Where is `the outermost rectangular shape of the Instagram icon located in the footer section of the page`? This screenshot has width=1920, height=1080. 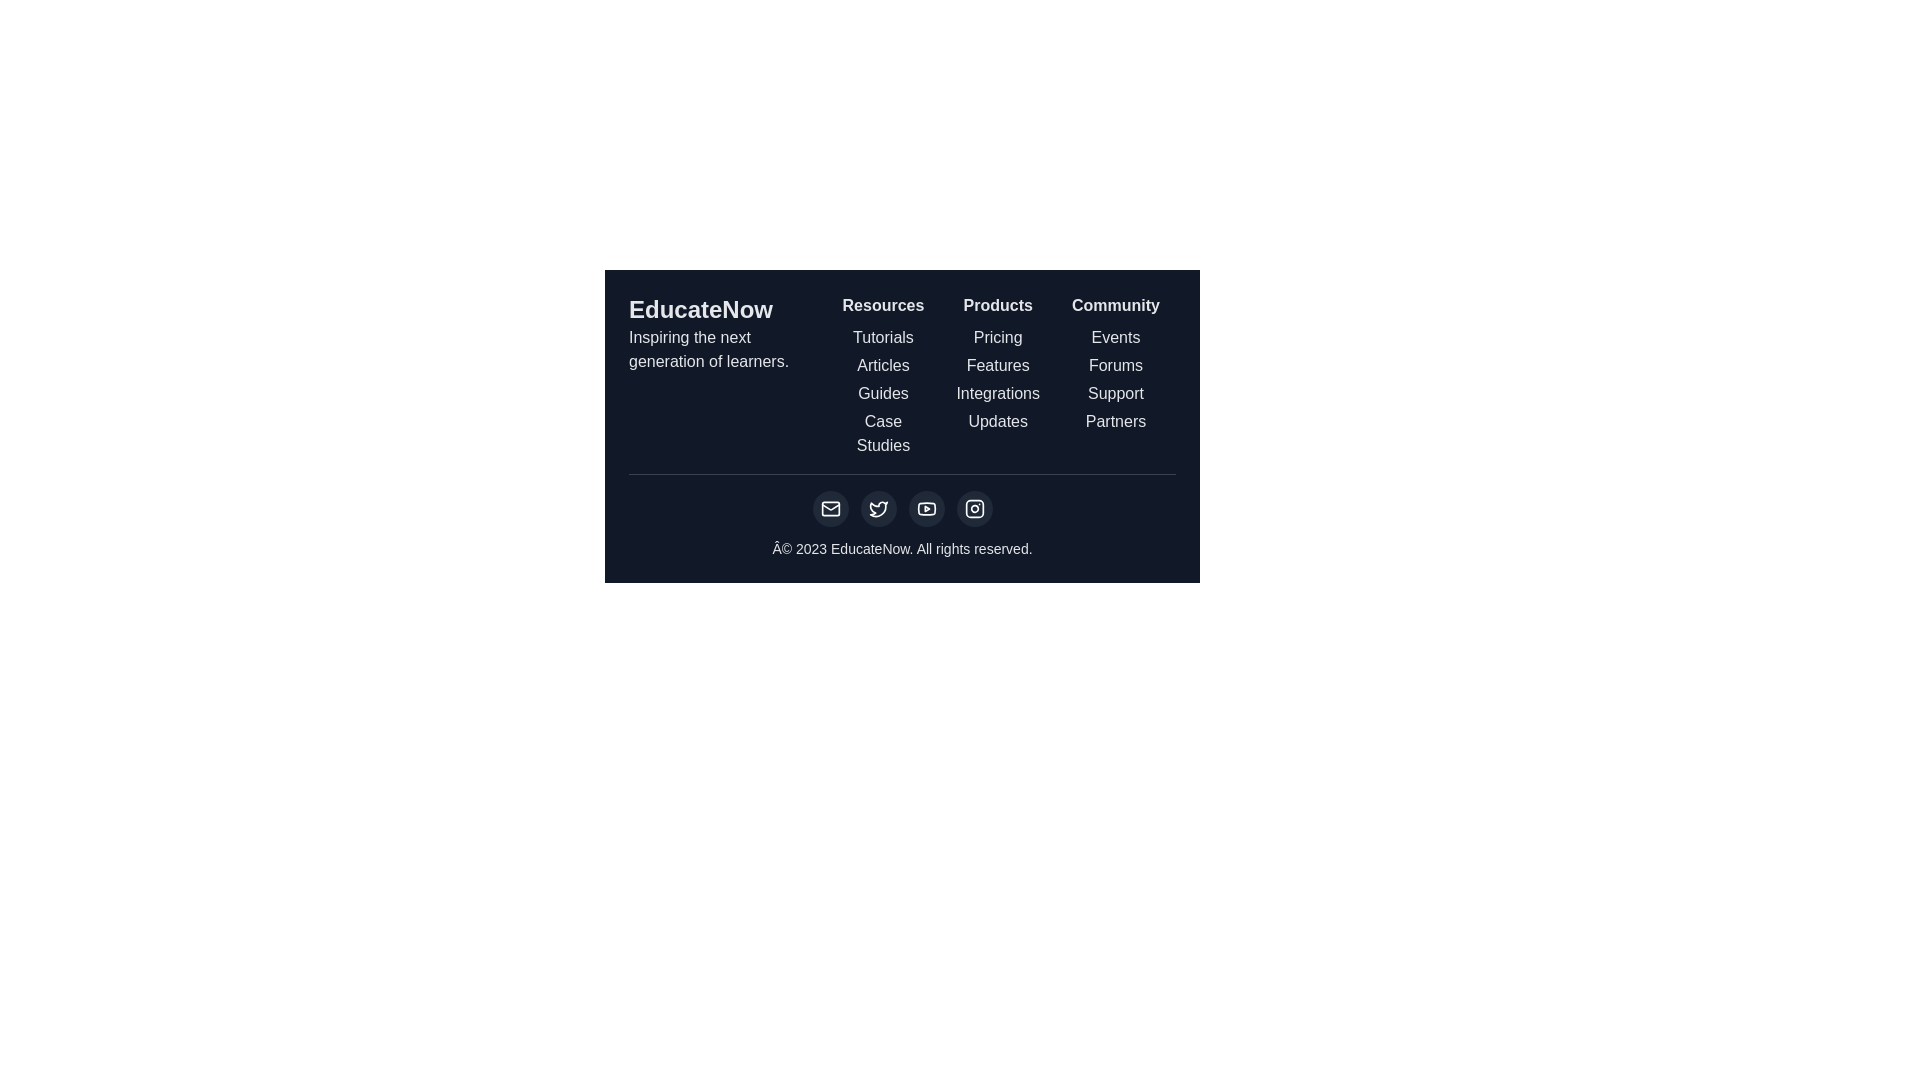
the outermost rectangular shape of the Instagram icon located in the footer section of the page is located at coordinates (974, 508).